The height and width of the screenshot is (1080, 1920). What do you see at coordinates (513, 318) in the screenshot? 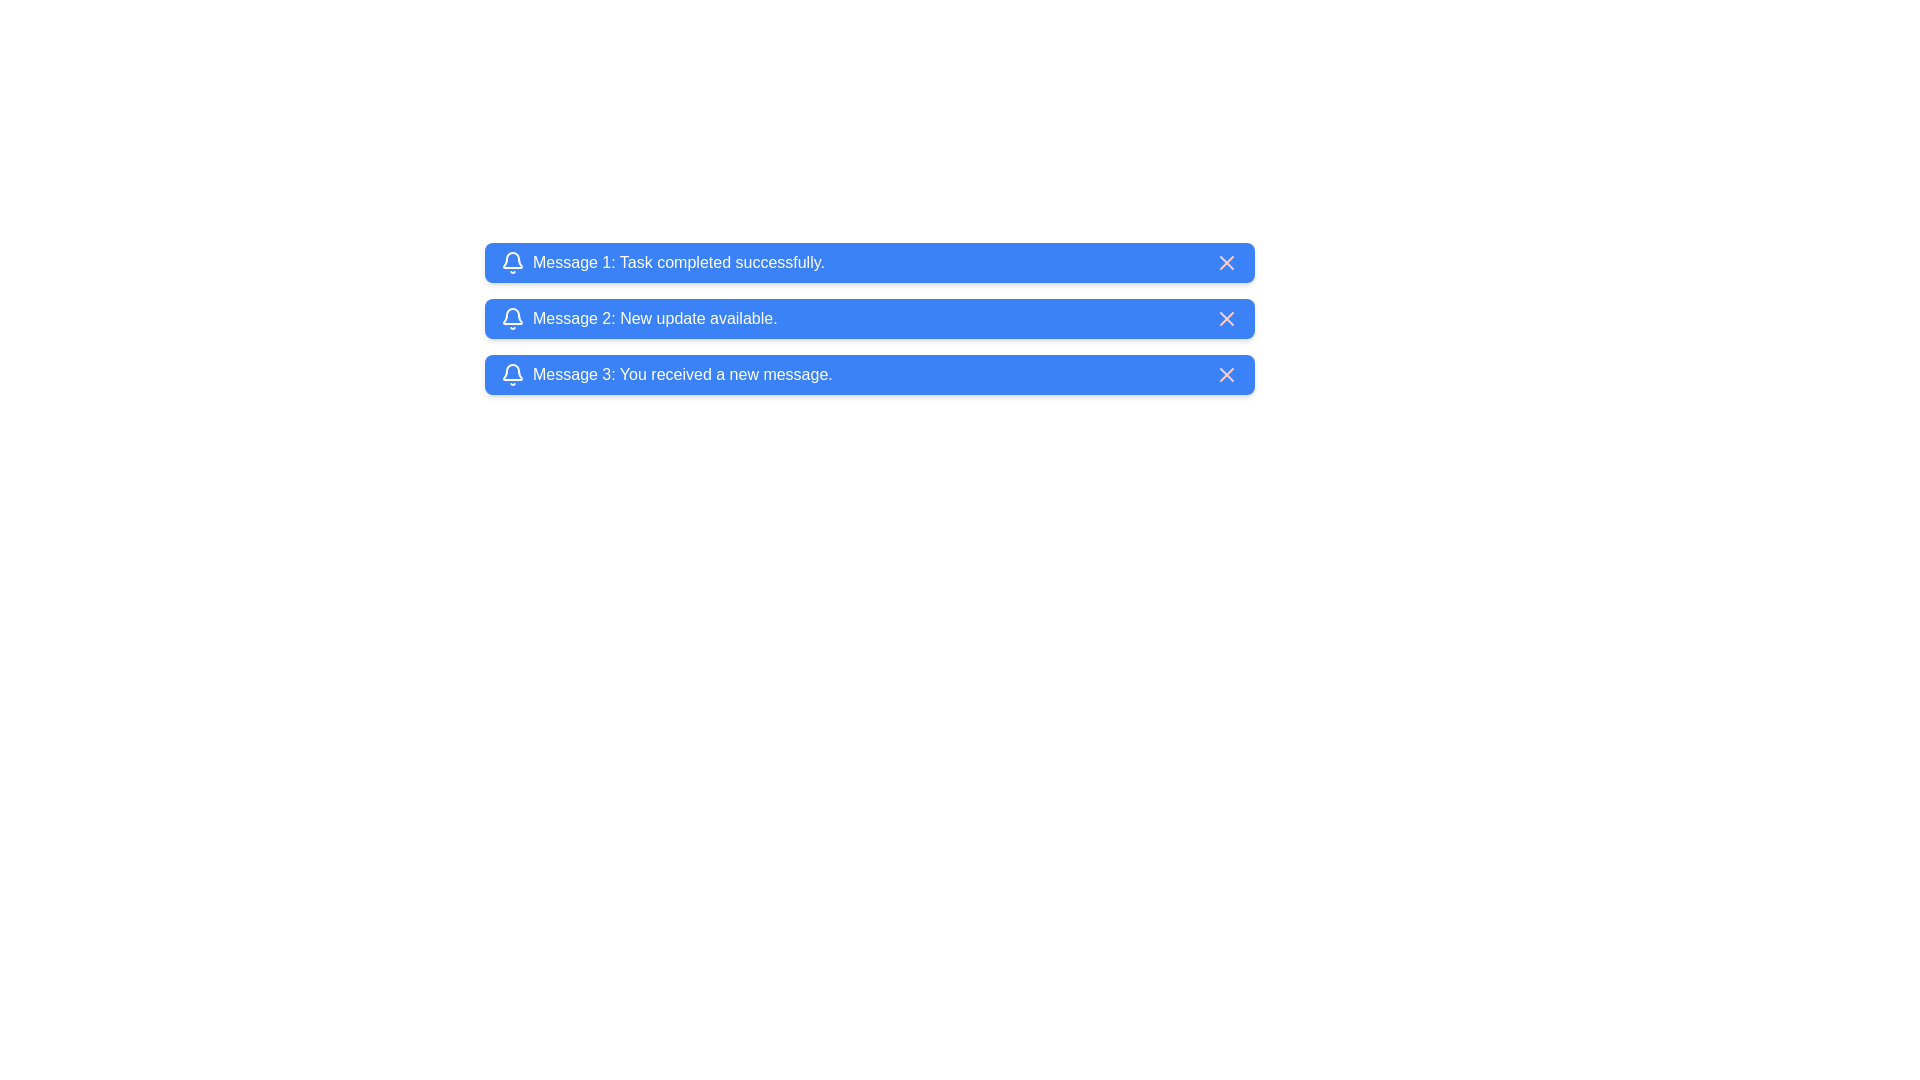
I see `the notification bell icon, which is styled with a thin outline on a blue rectangular background, next to the text 'Message 2: New update available.'` at bounding box center [513, 318].